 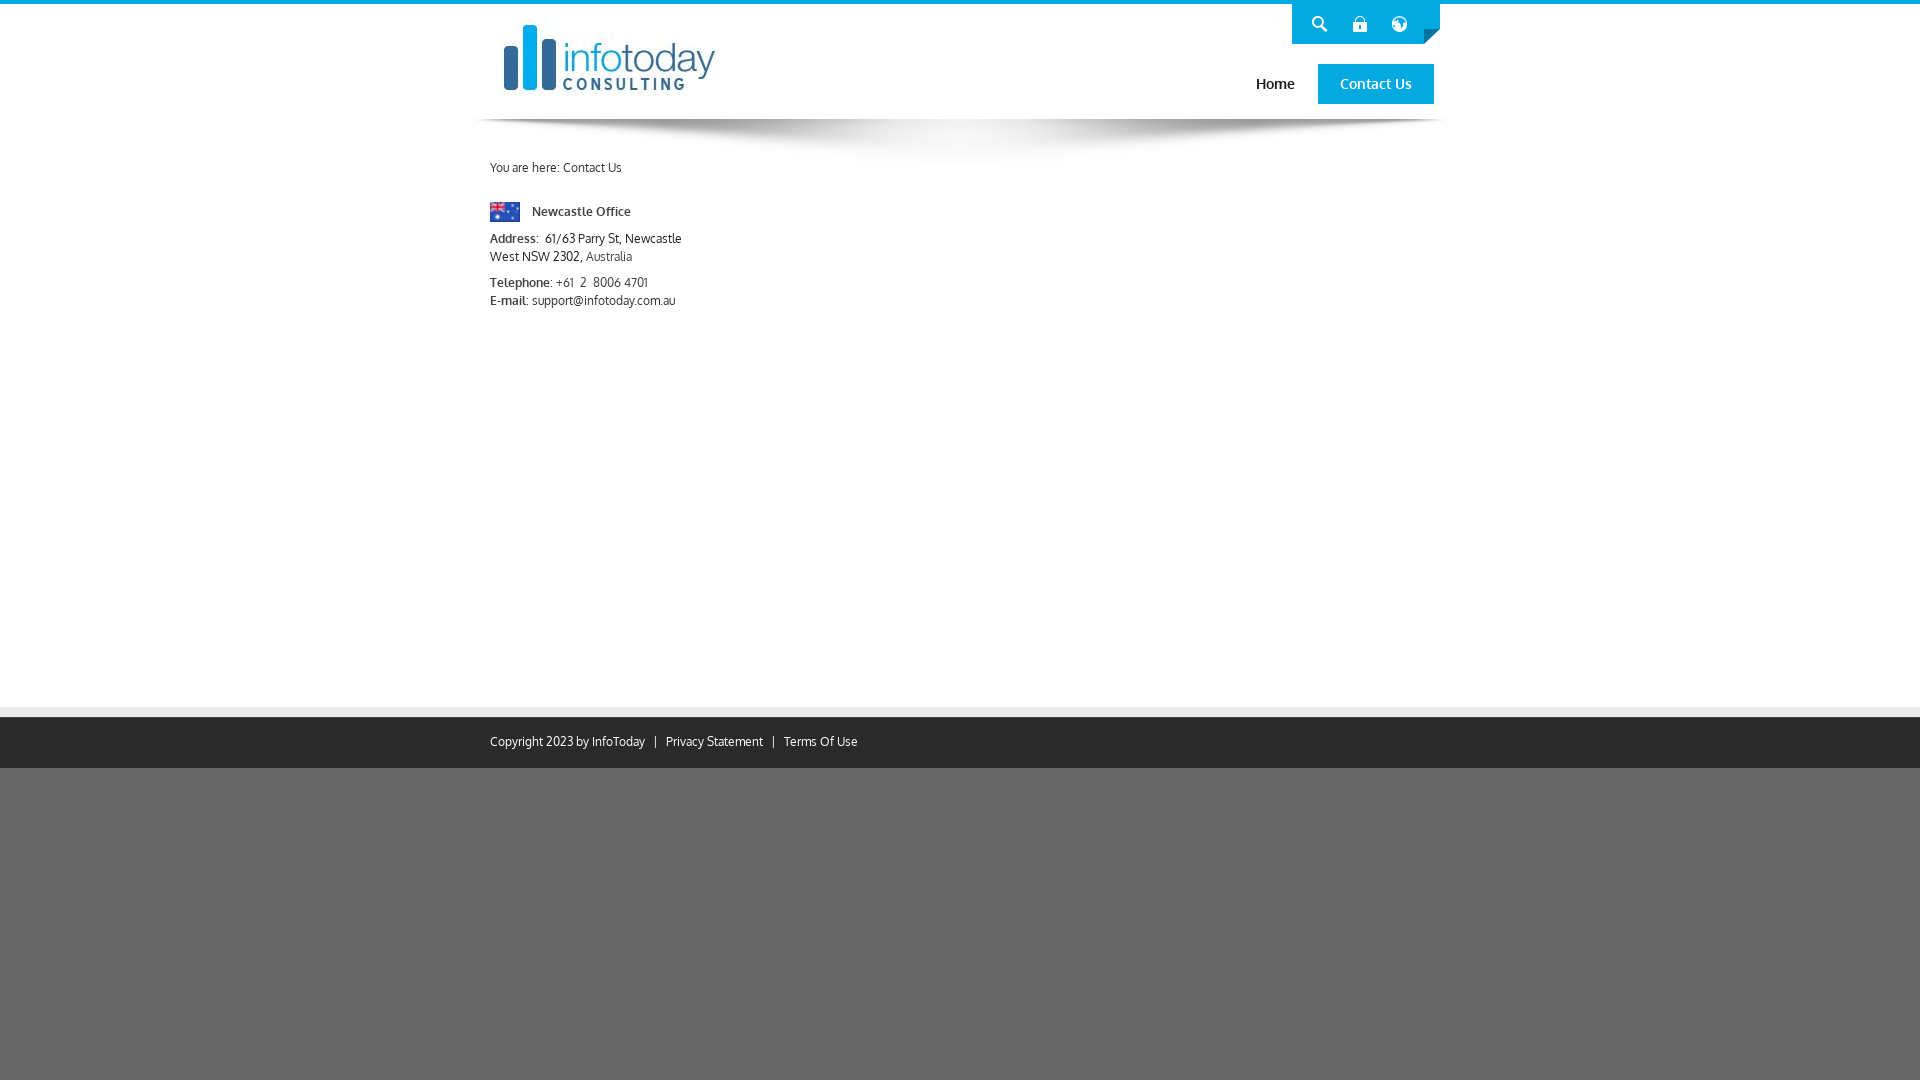 What do you see at coordinates (1274, 83) in the screenshot?
I see `'Home'` at bounding box center [1274, 83].